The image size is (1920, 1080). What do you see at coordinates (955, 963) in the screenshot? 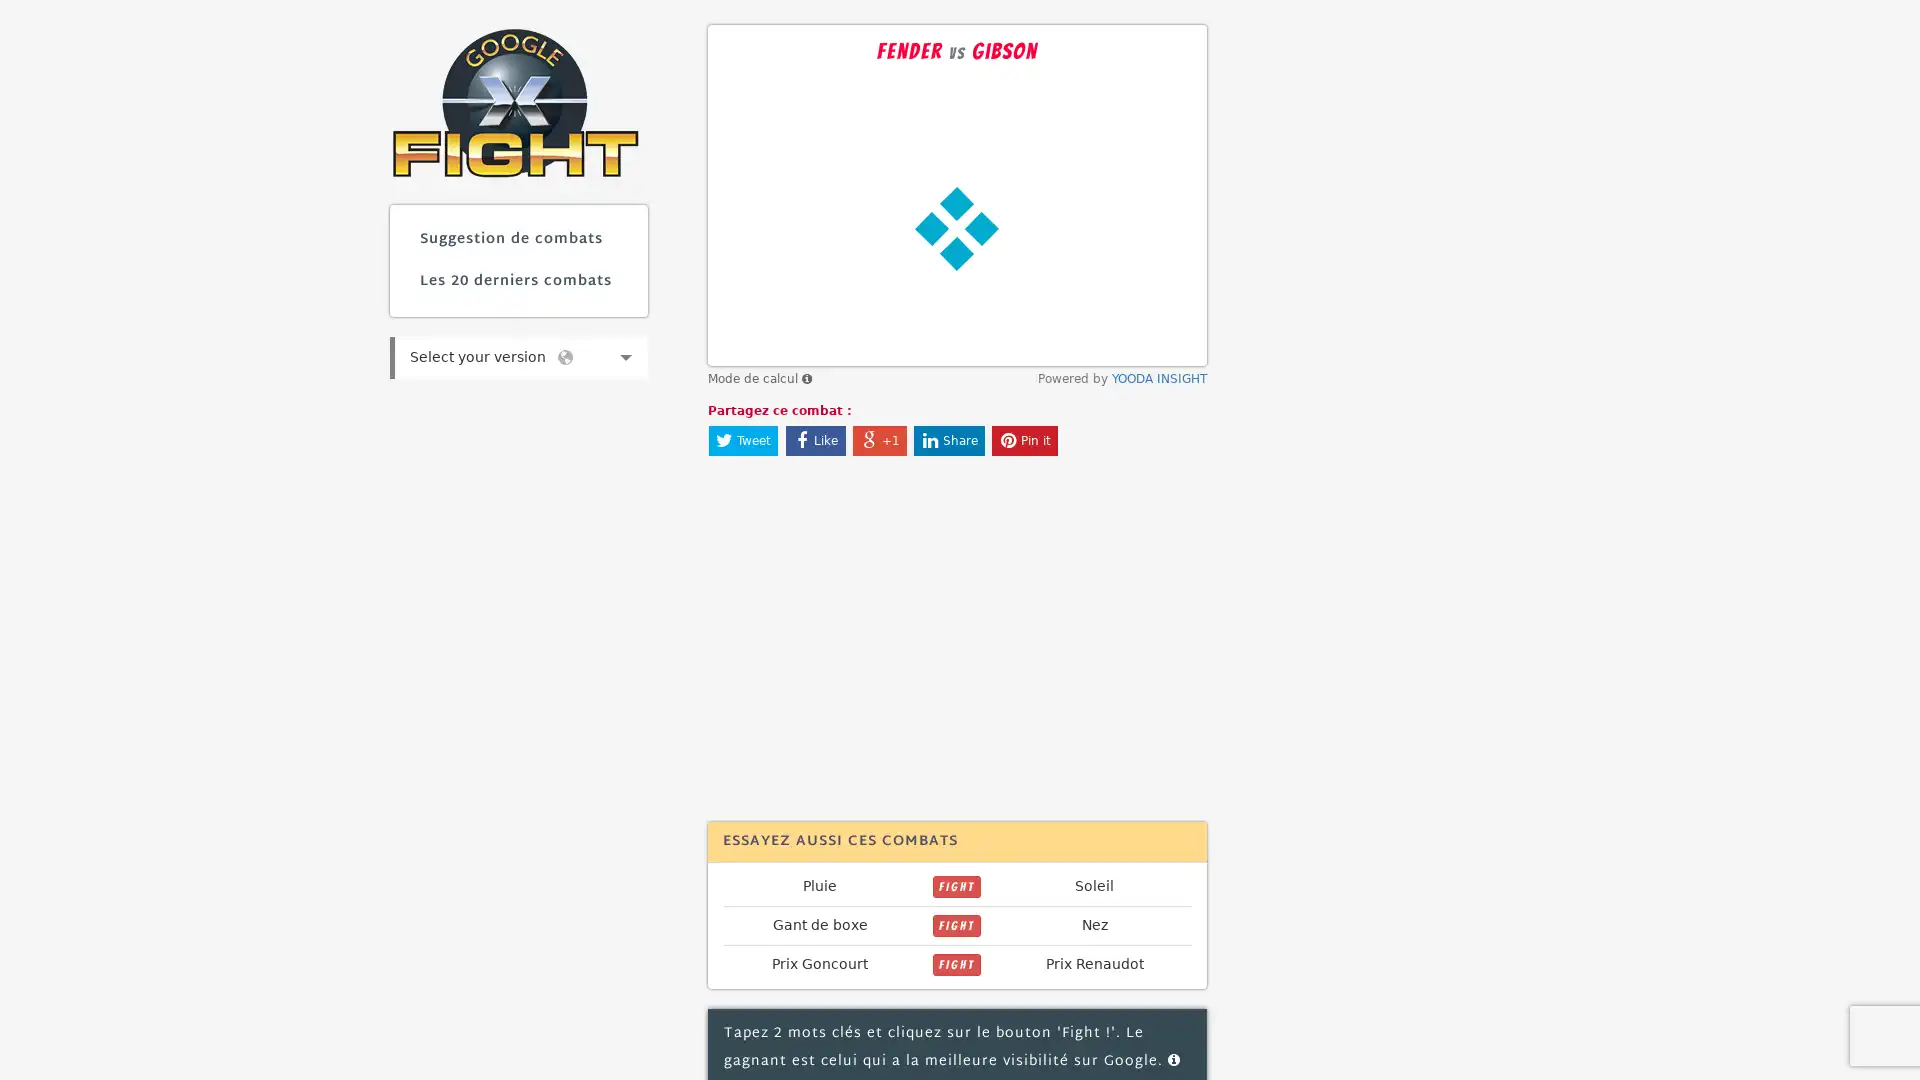
I see `FIGHT` at bounding box center [955, 963].